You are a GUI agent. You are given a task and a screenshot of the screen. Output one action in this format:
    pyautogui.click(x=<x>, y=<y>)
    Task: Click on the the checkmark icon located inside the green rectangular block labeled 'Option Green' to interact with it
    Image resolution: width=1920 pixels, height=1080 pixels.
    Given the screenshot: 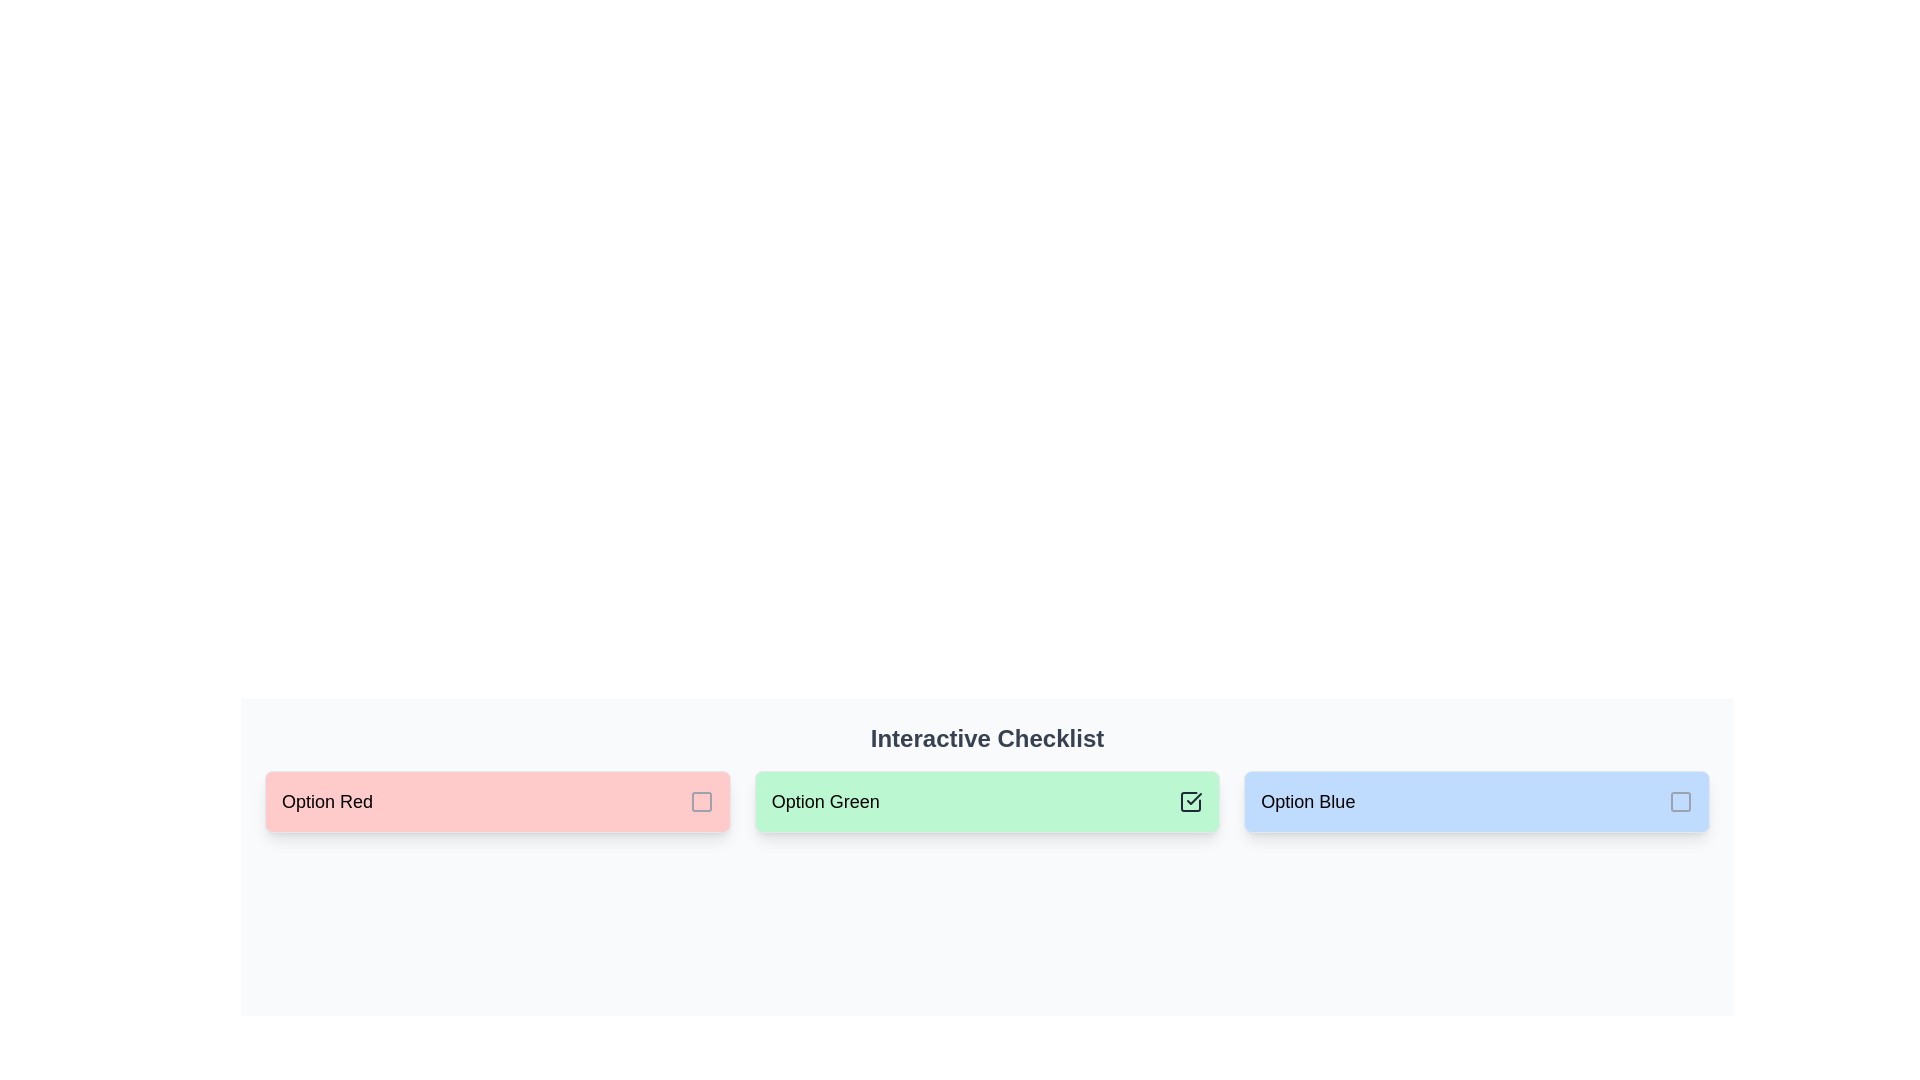 What is the action you would take?
    pyautogui.click(x=1194, y=797)
    